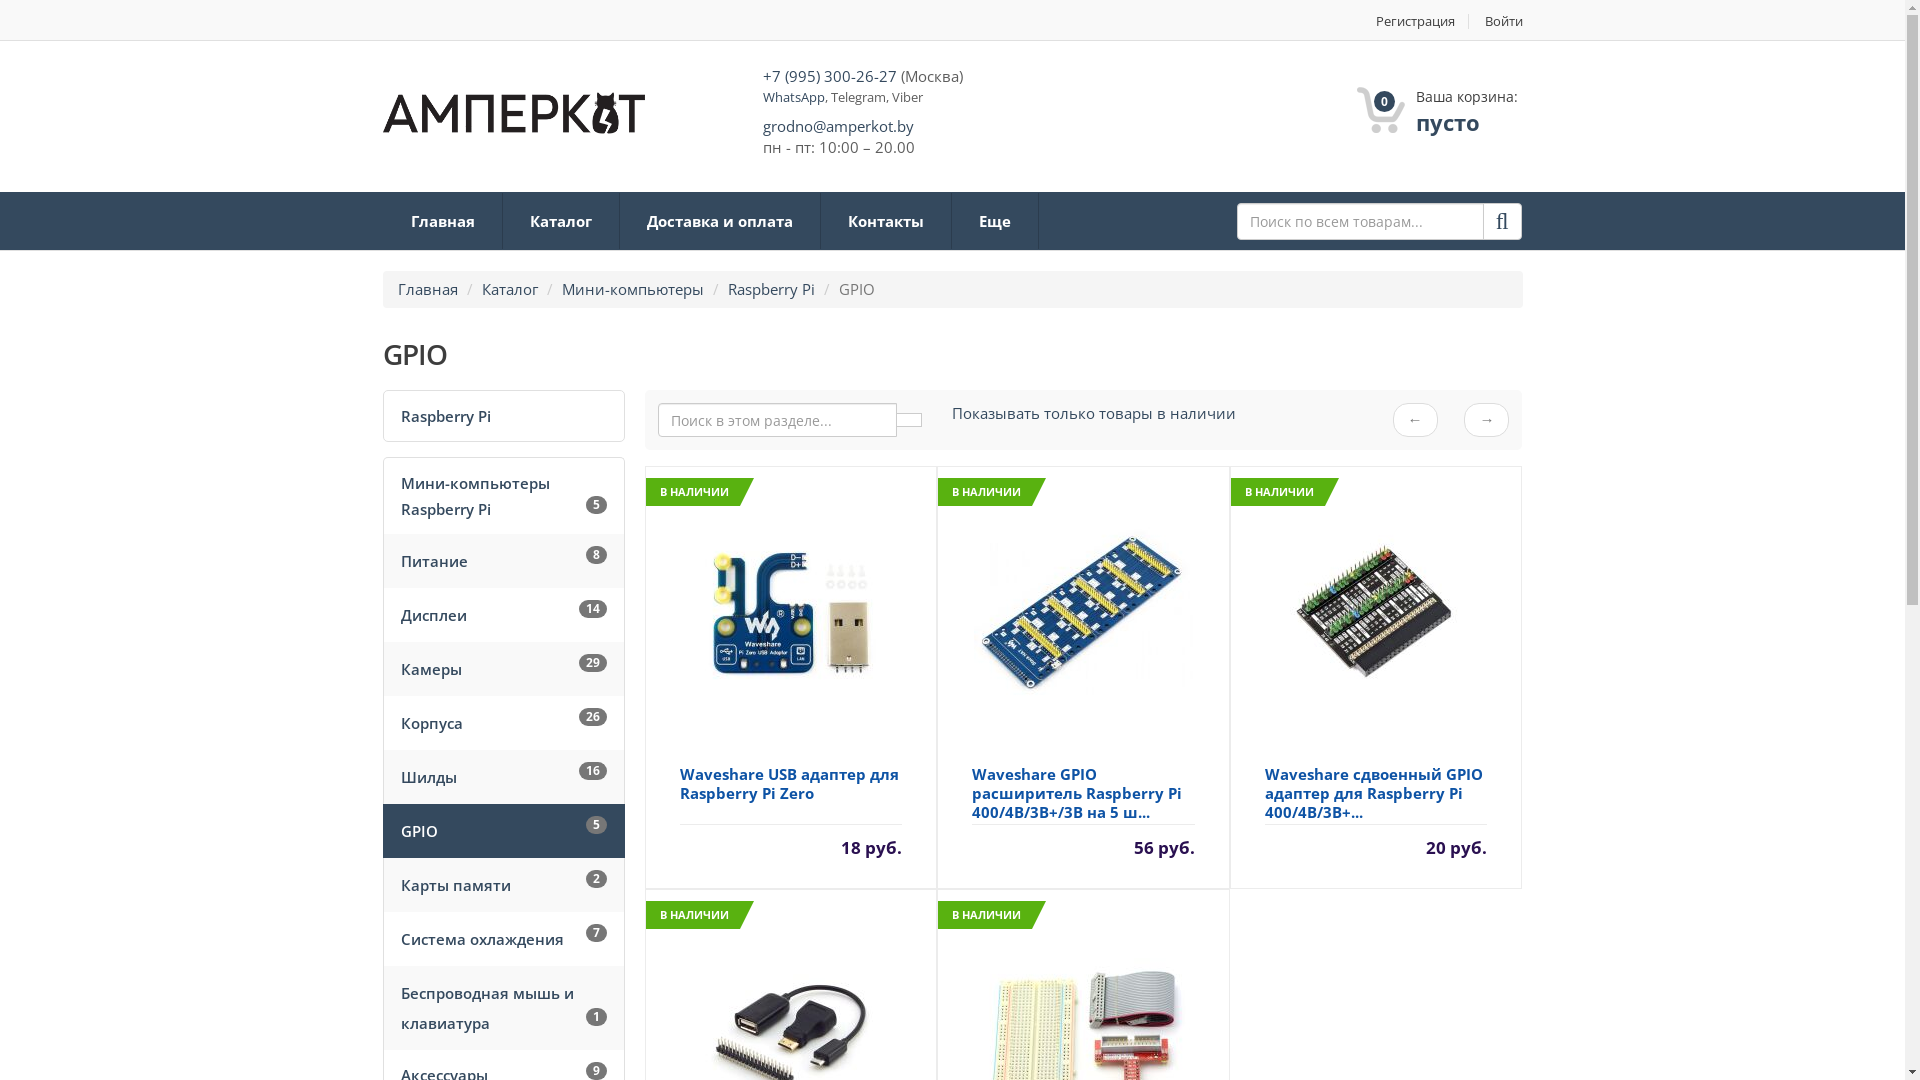  Describe the element at coordinates (791, 96) in the screenshot. I see `'WhatsApp'` at that location.